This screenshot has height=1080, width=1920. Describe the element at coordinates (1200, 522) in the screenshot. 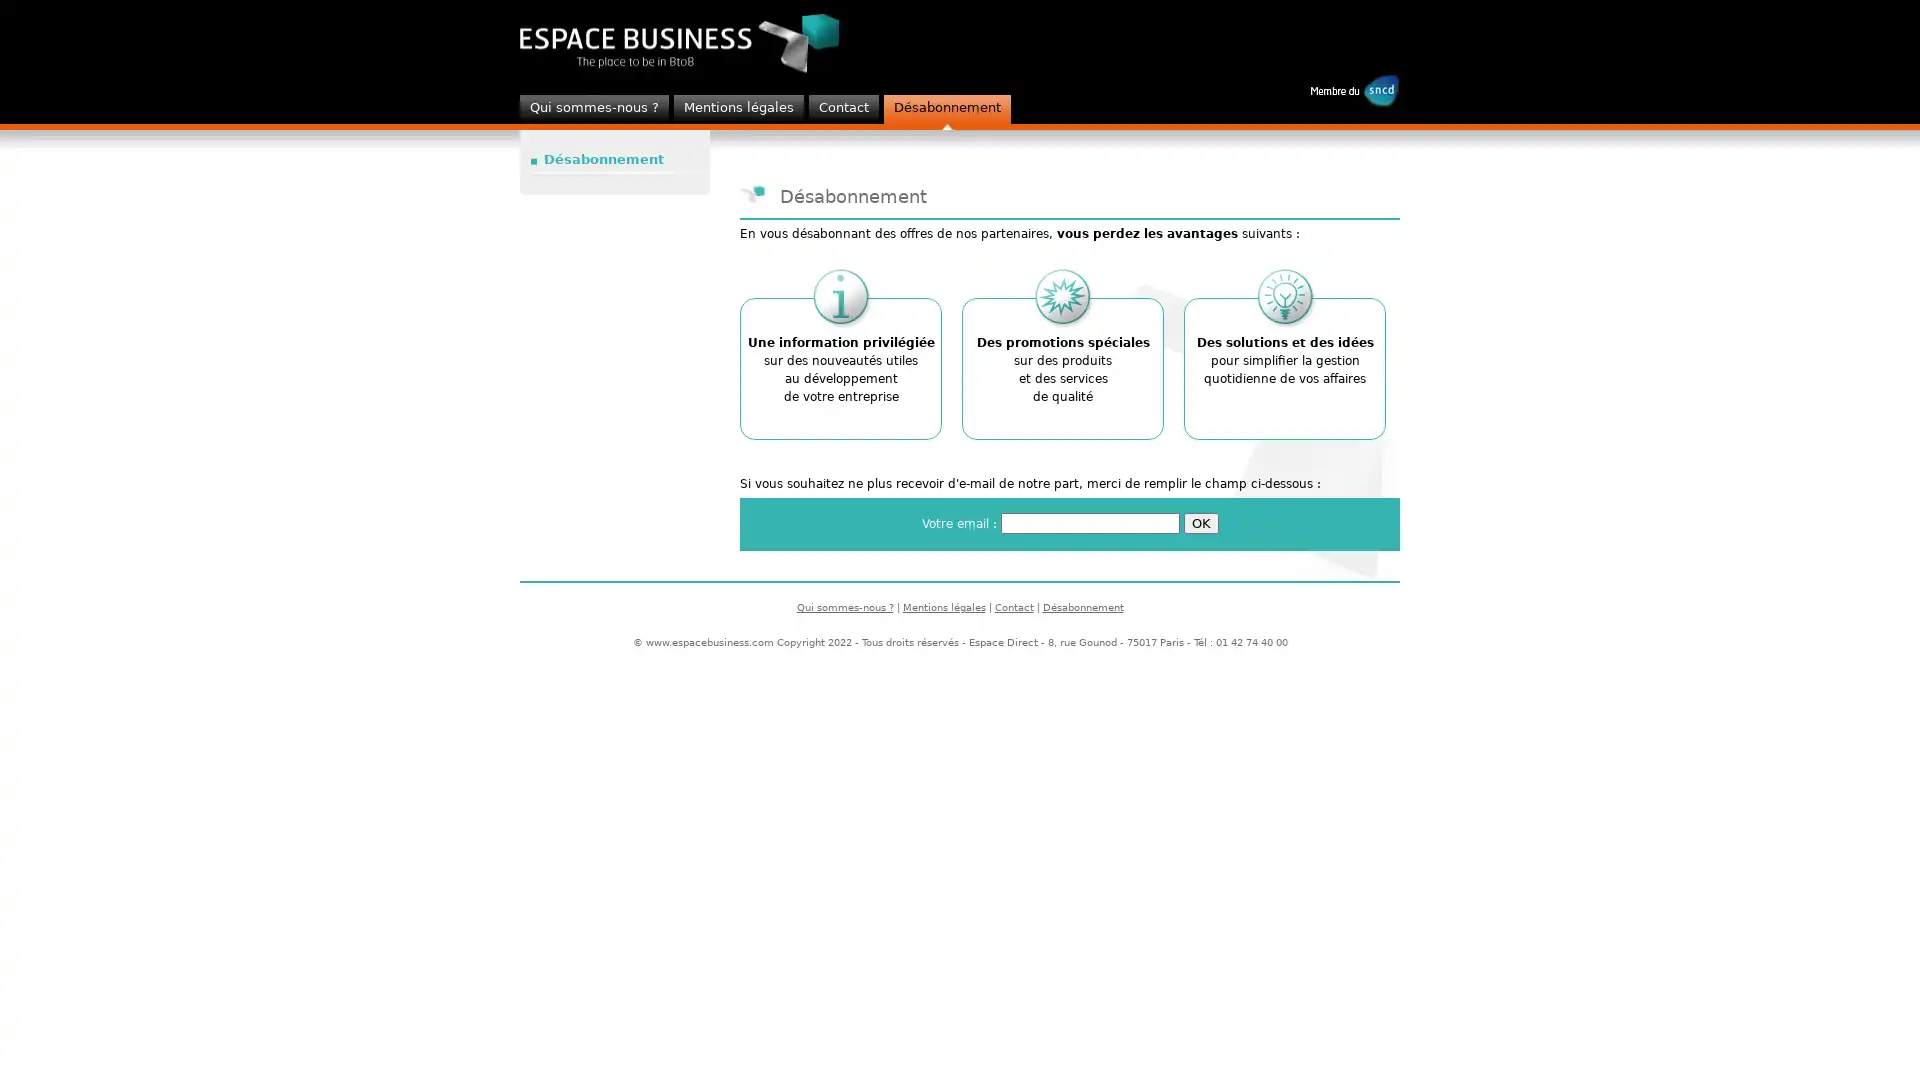

I see `OK` at that location.